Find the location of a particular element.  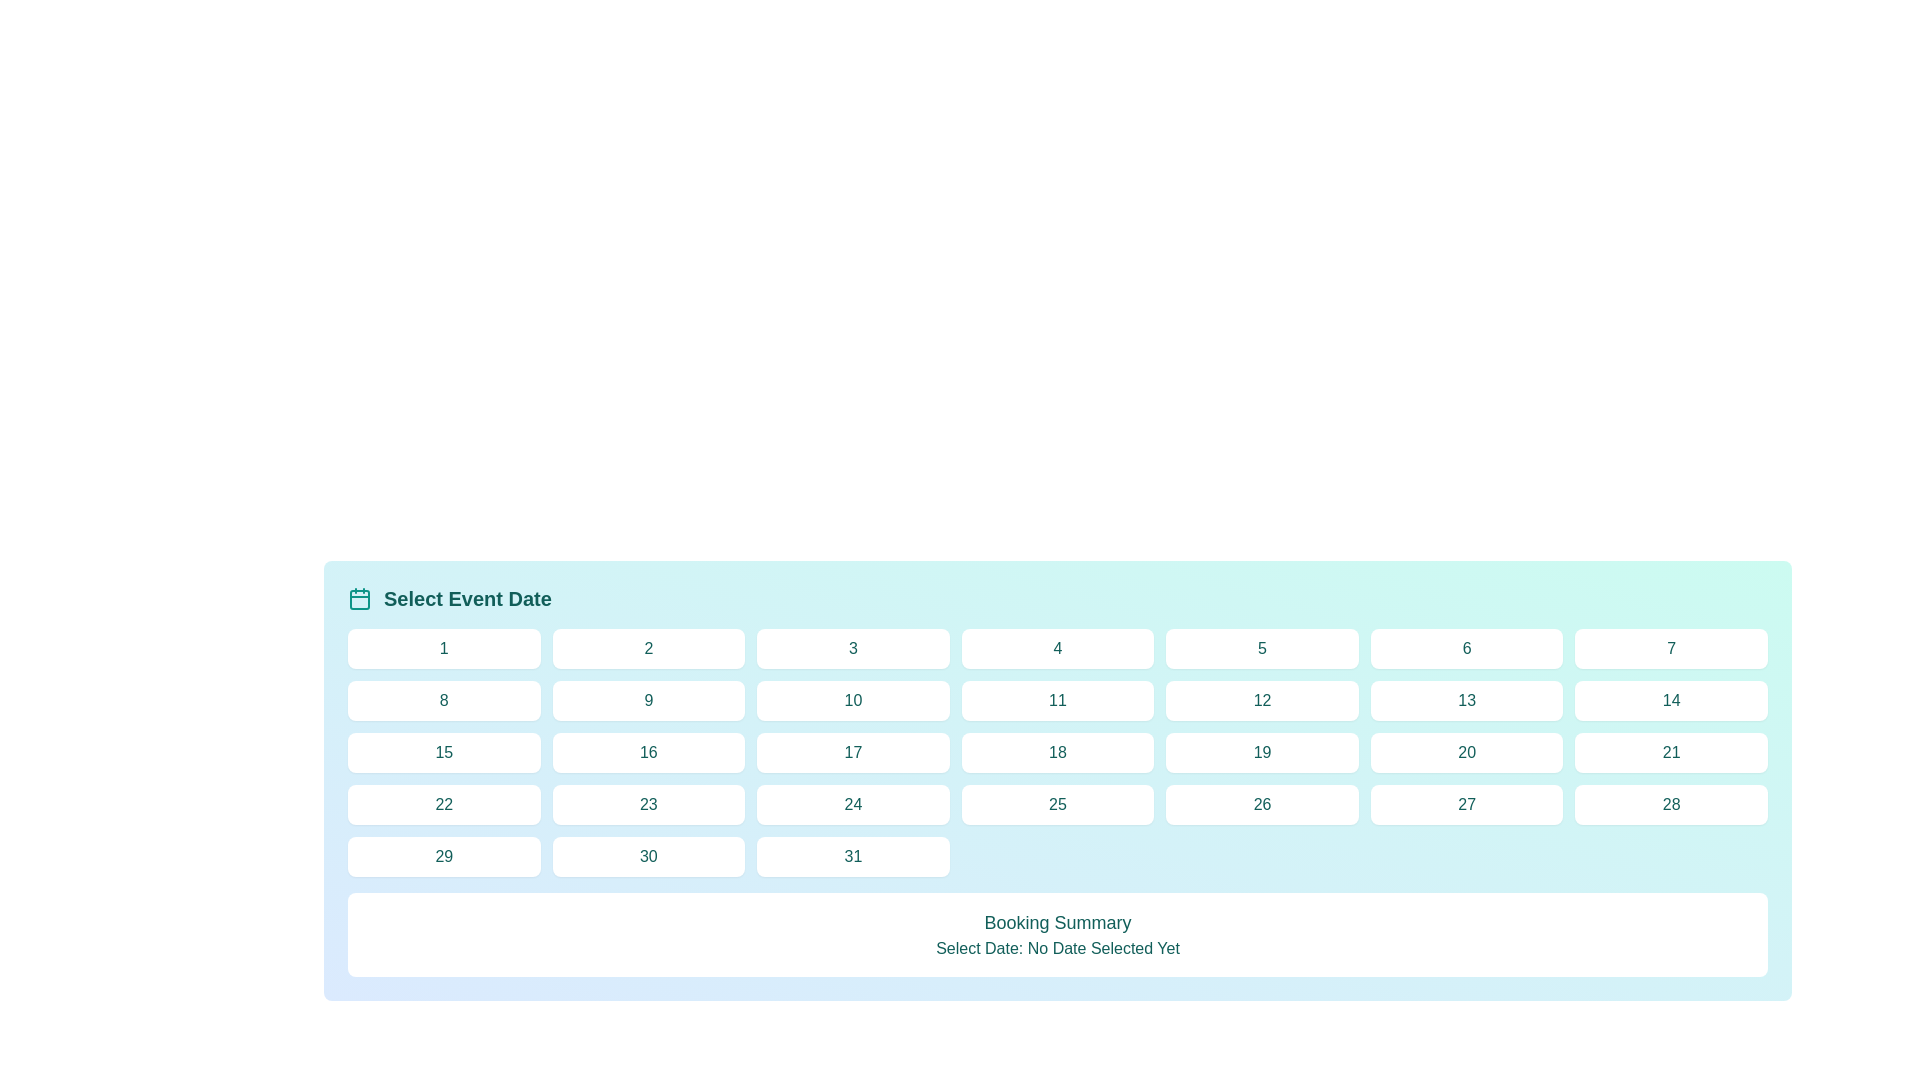

the button displaying the number '16' in a calendar interface is located at coordinates (648, 752).